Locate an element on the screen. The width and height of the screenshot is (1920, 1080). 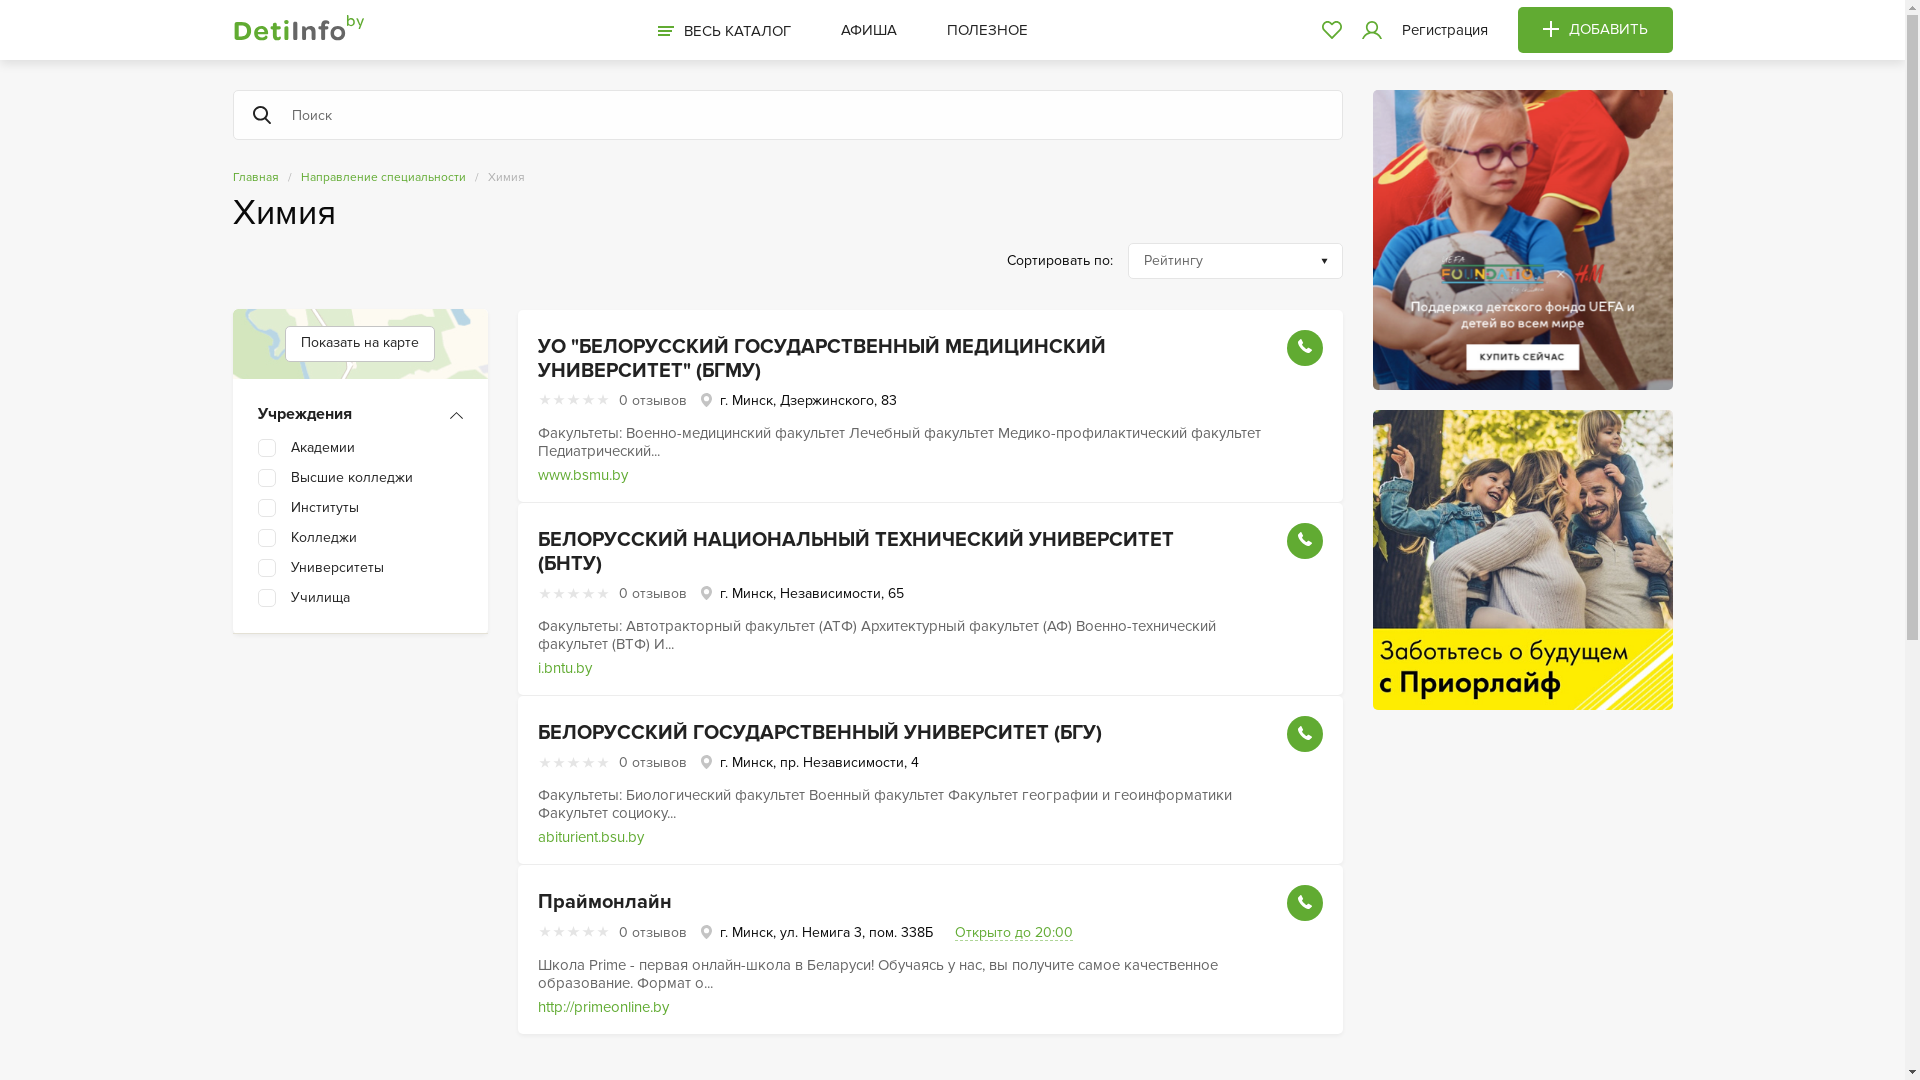
'www.bsmu.by' is located at coordinates (581, 475).